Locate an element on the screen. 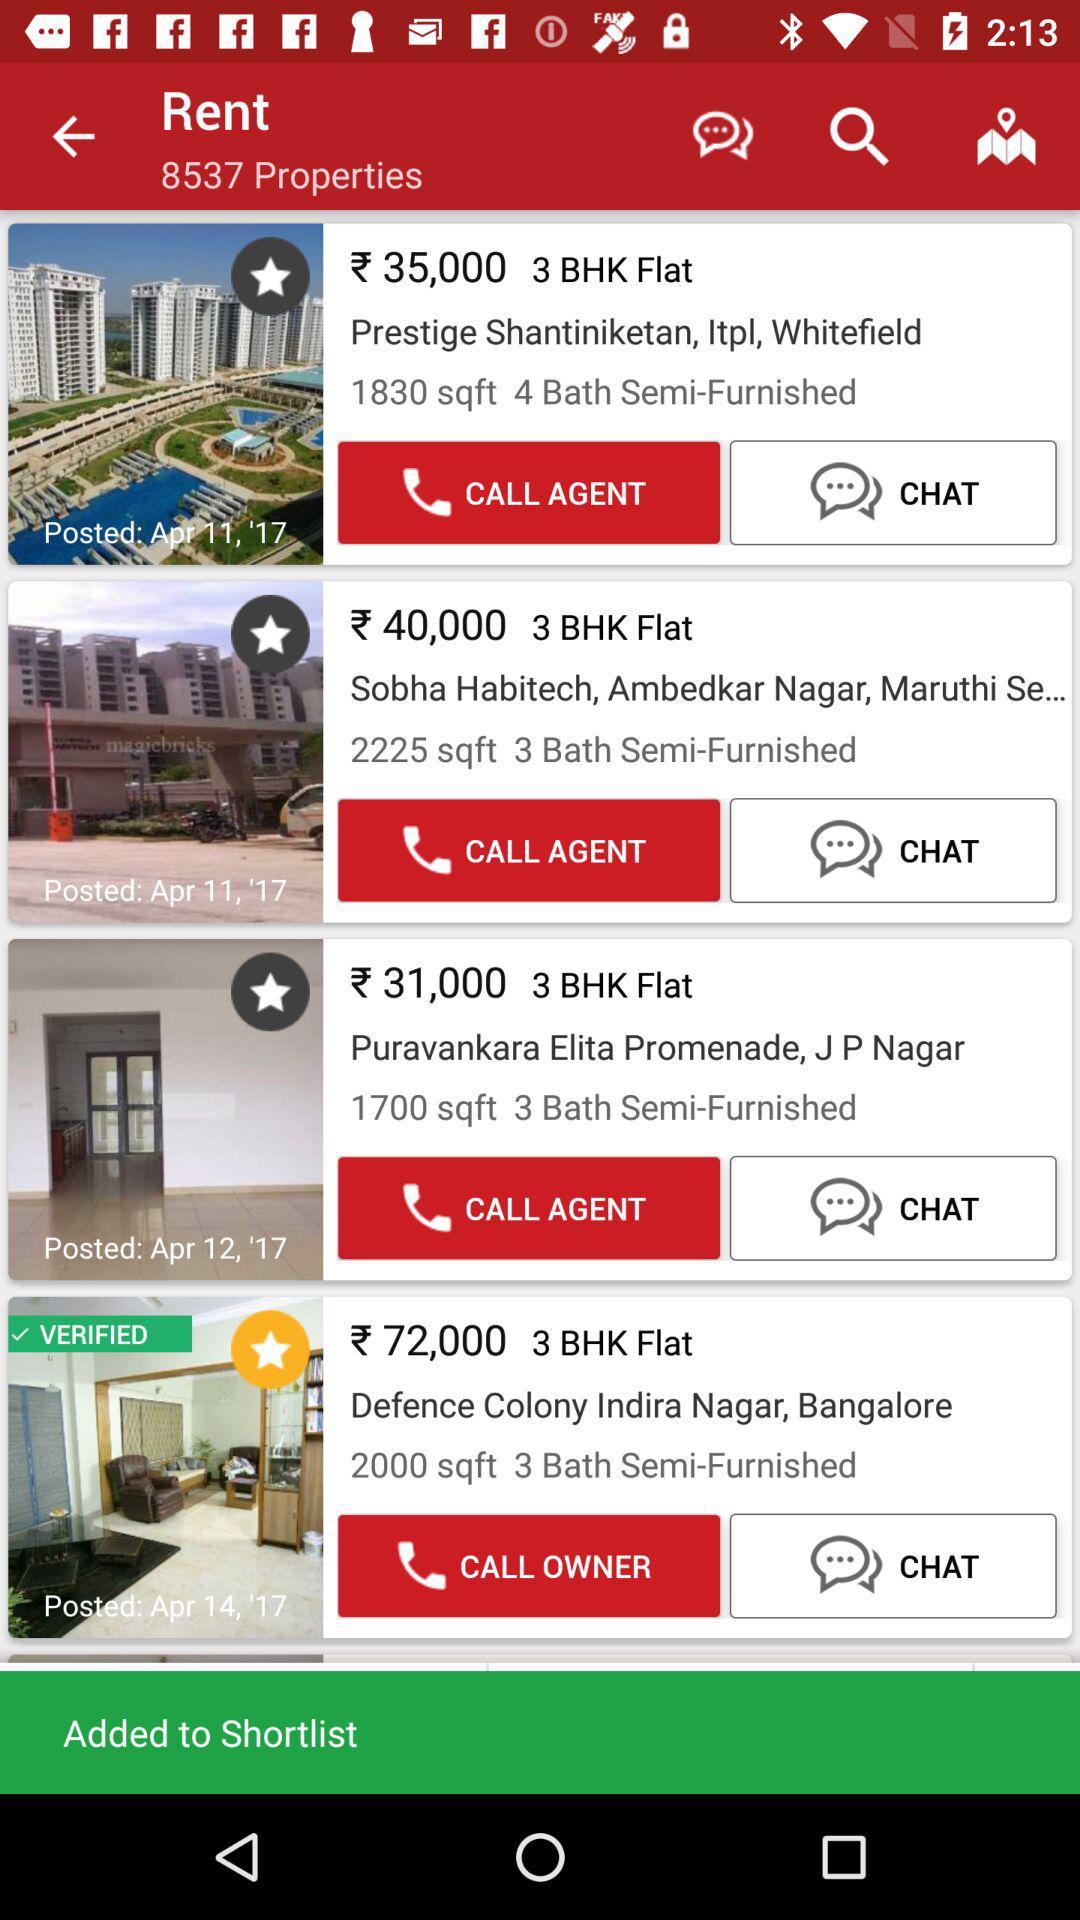 This screenshot has width=1080, height=1920. the search icon is located at coordinates (858, 135).